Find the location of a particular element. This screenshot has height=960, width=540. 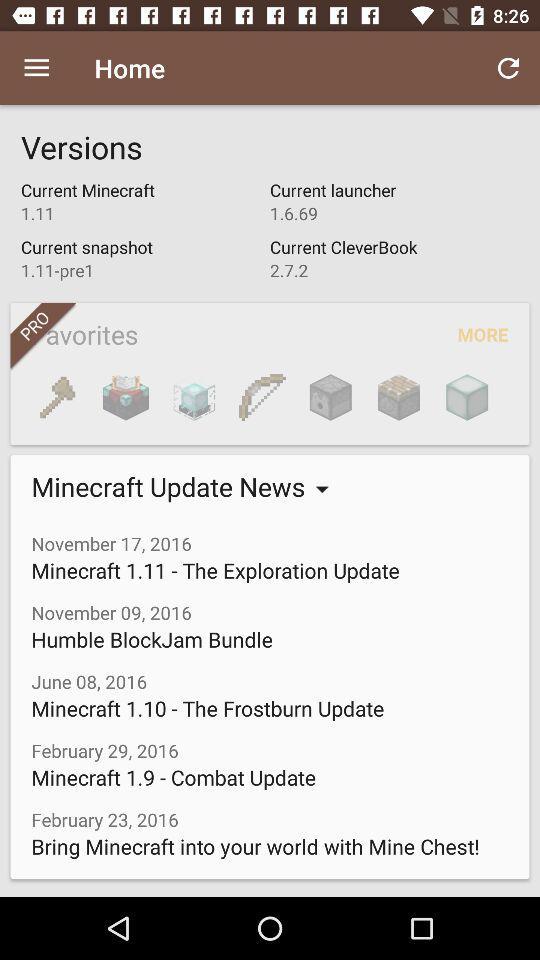

the item next to home icon is located at coordinates (508, 68).